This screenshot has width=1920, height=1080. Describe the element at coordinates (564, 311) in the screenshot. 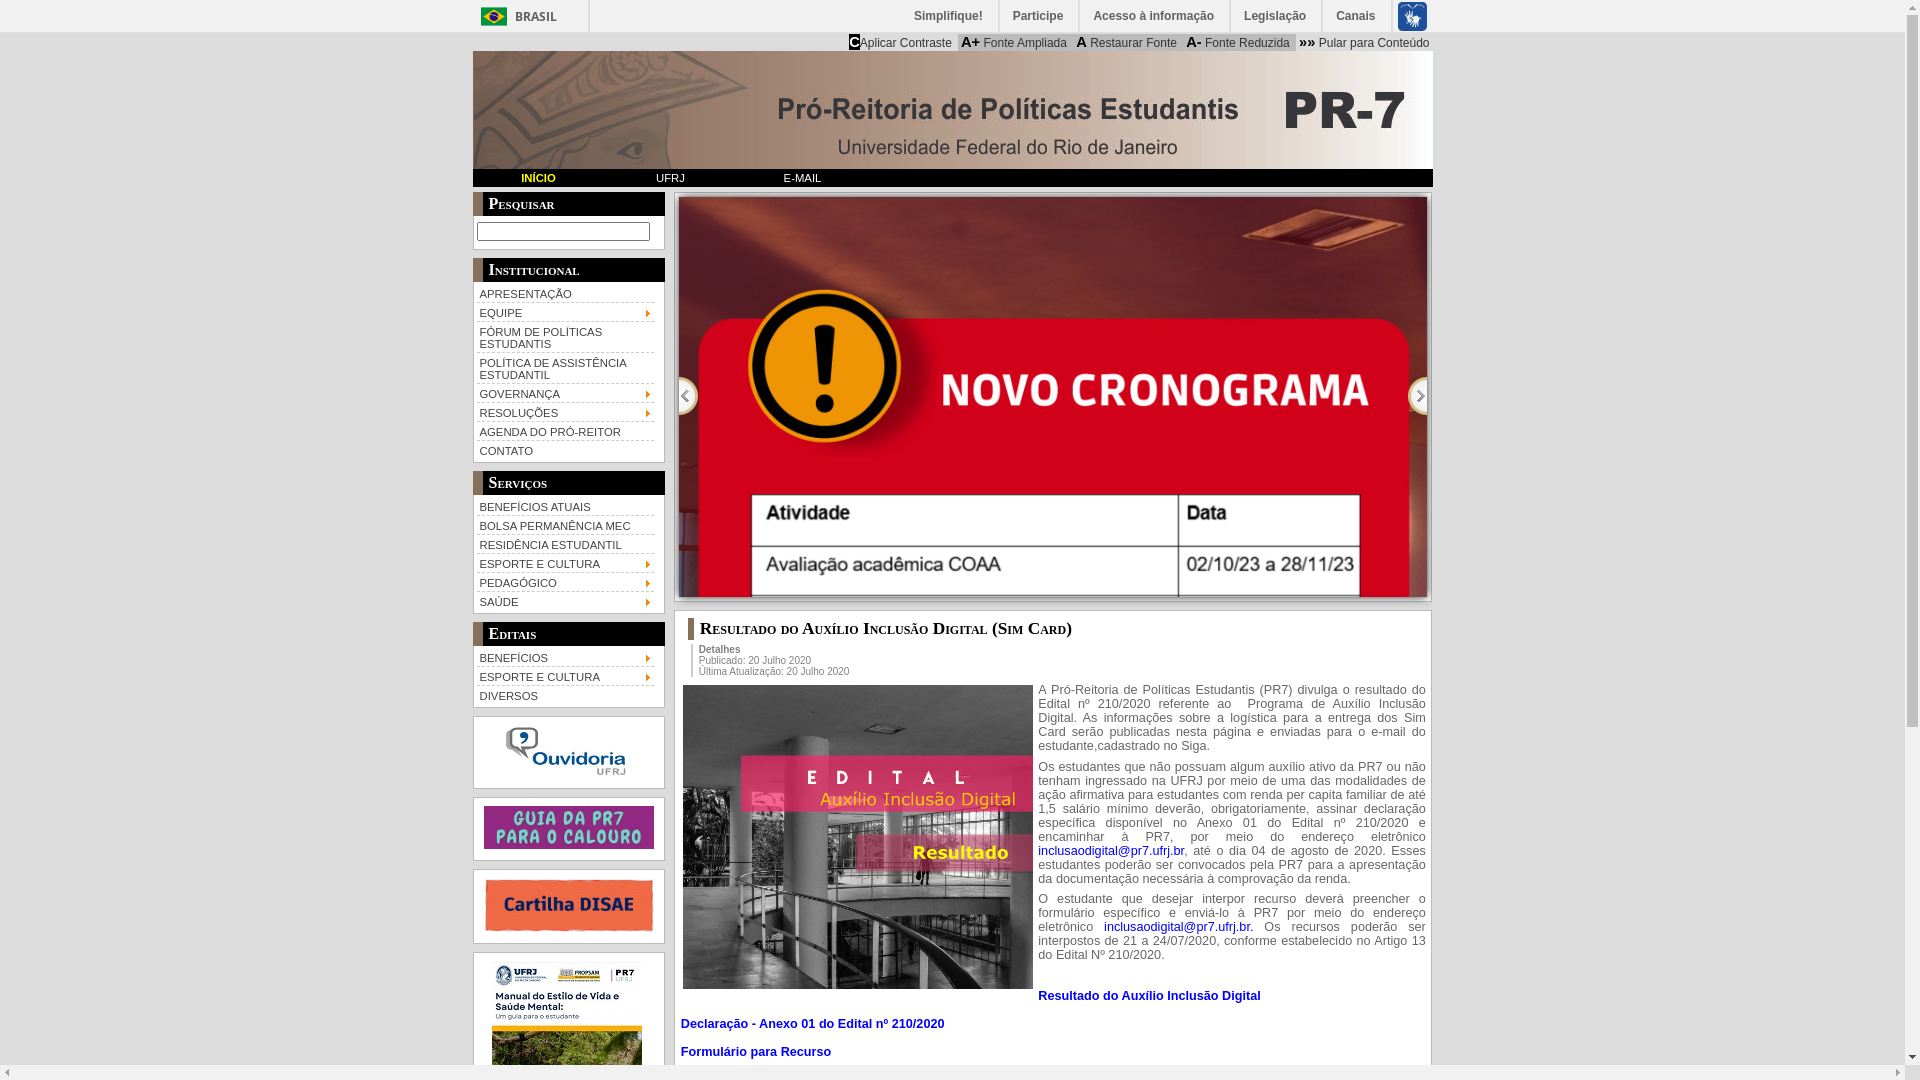

I see `'EQUIPE'` at that location.